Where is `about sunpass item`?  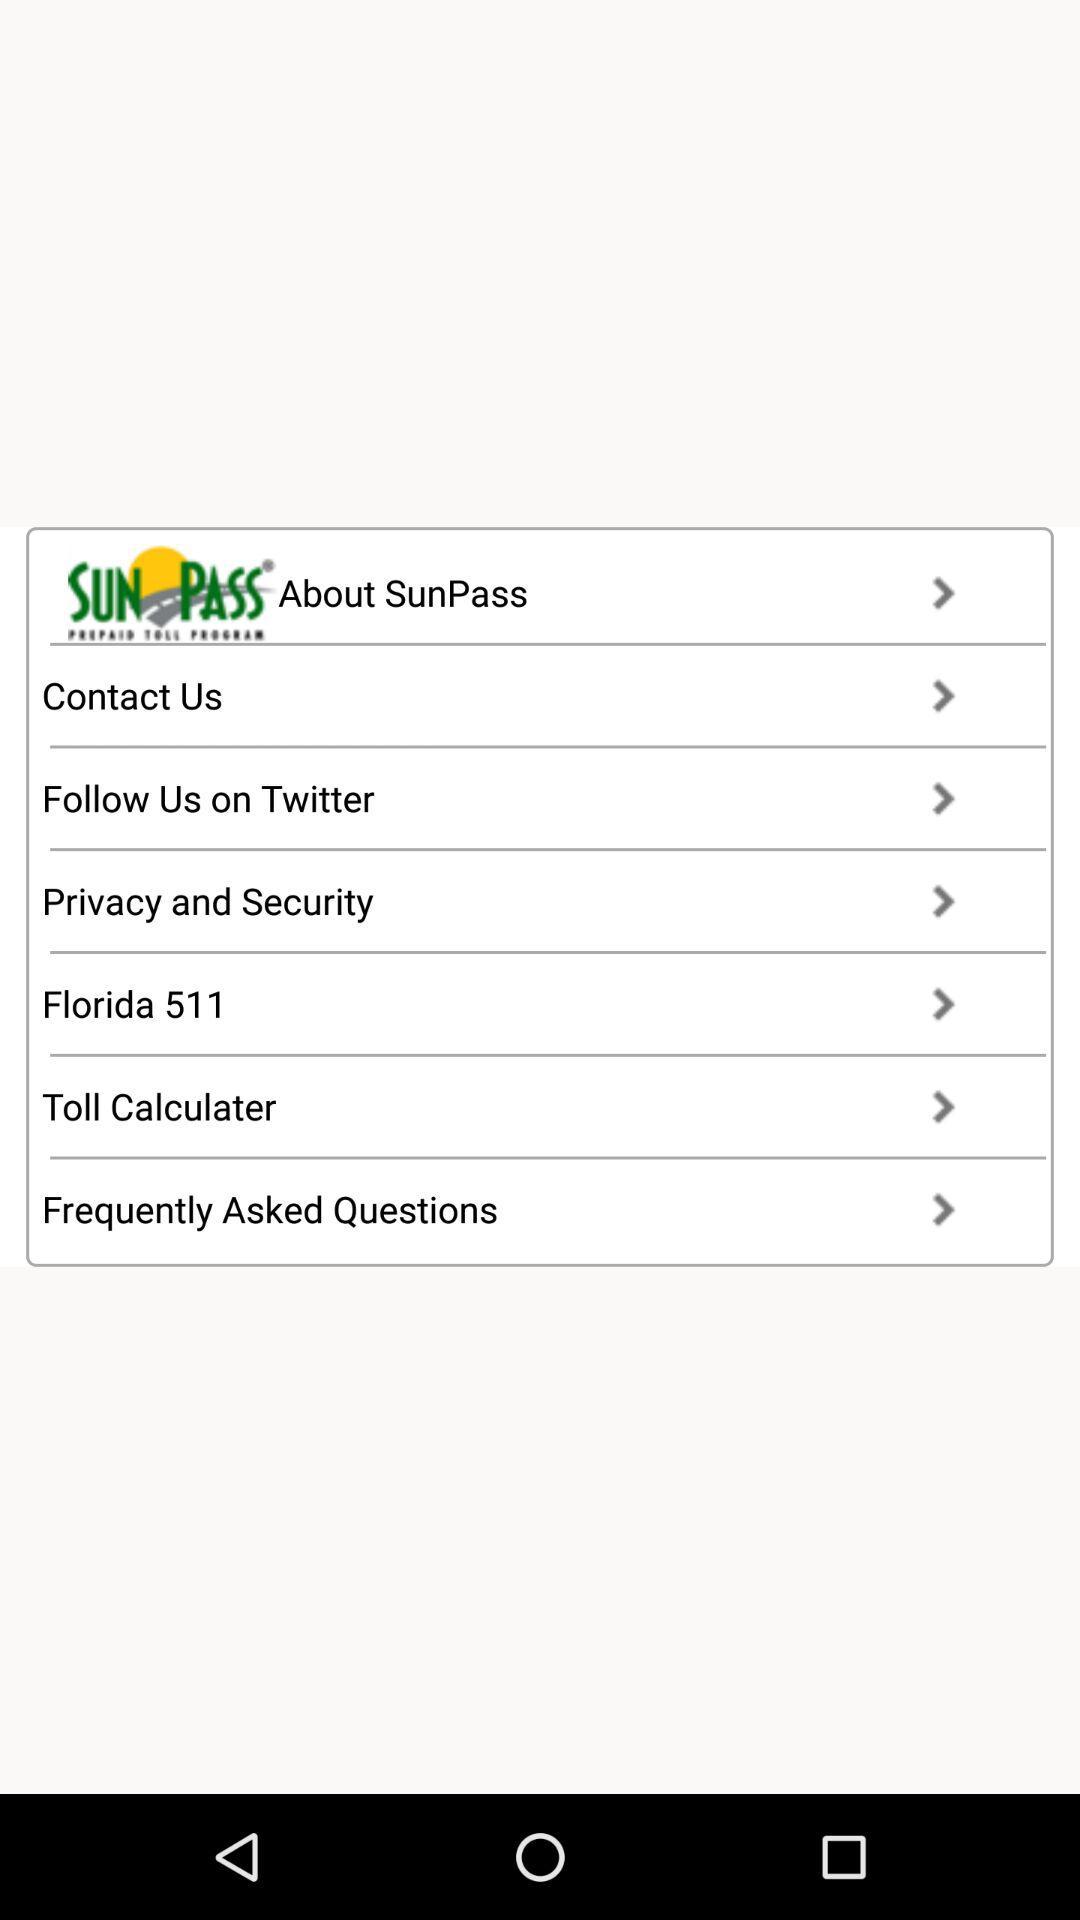 about sunpass item is located at coordinates (530, 591).